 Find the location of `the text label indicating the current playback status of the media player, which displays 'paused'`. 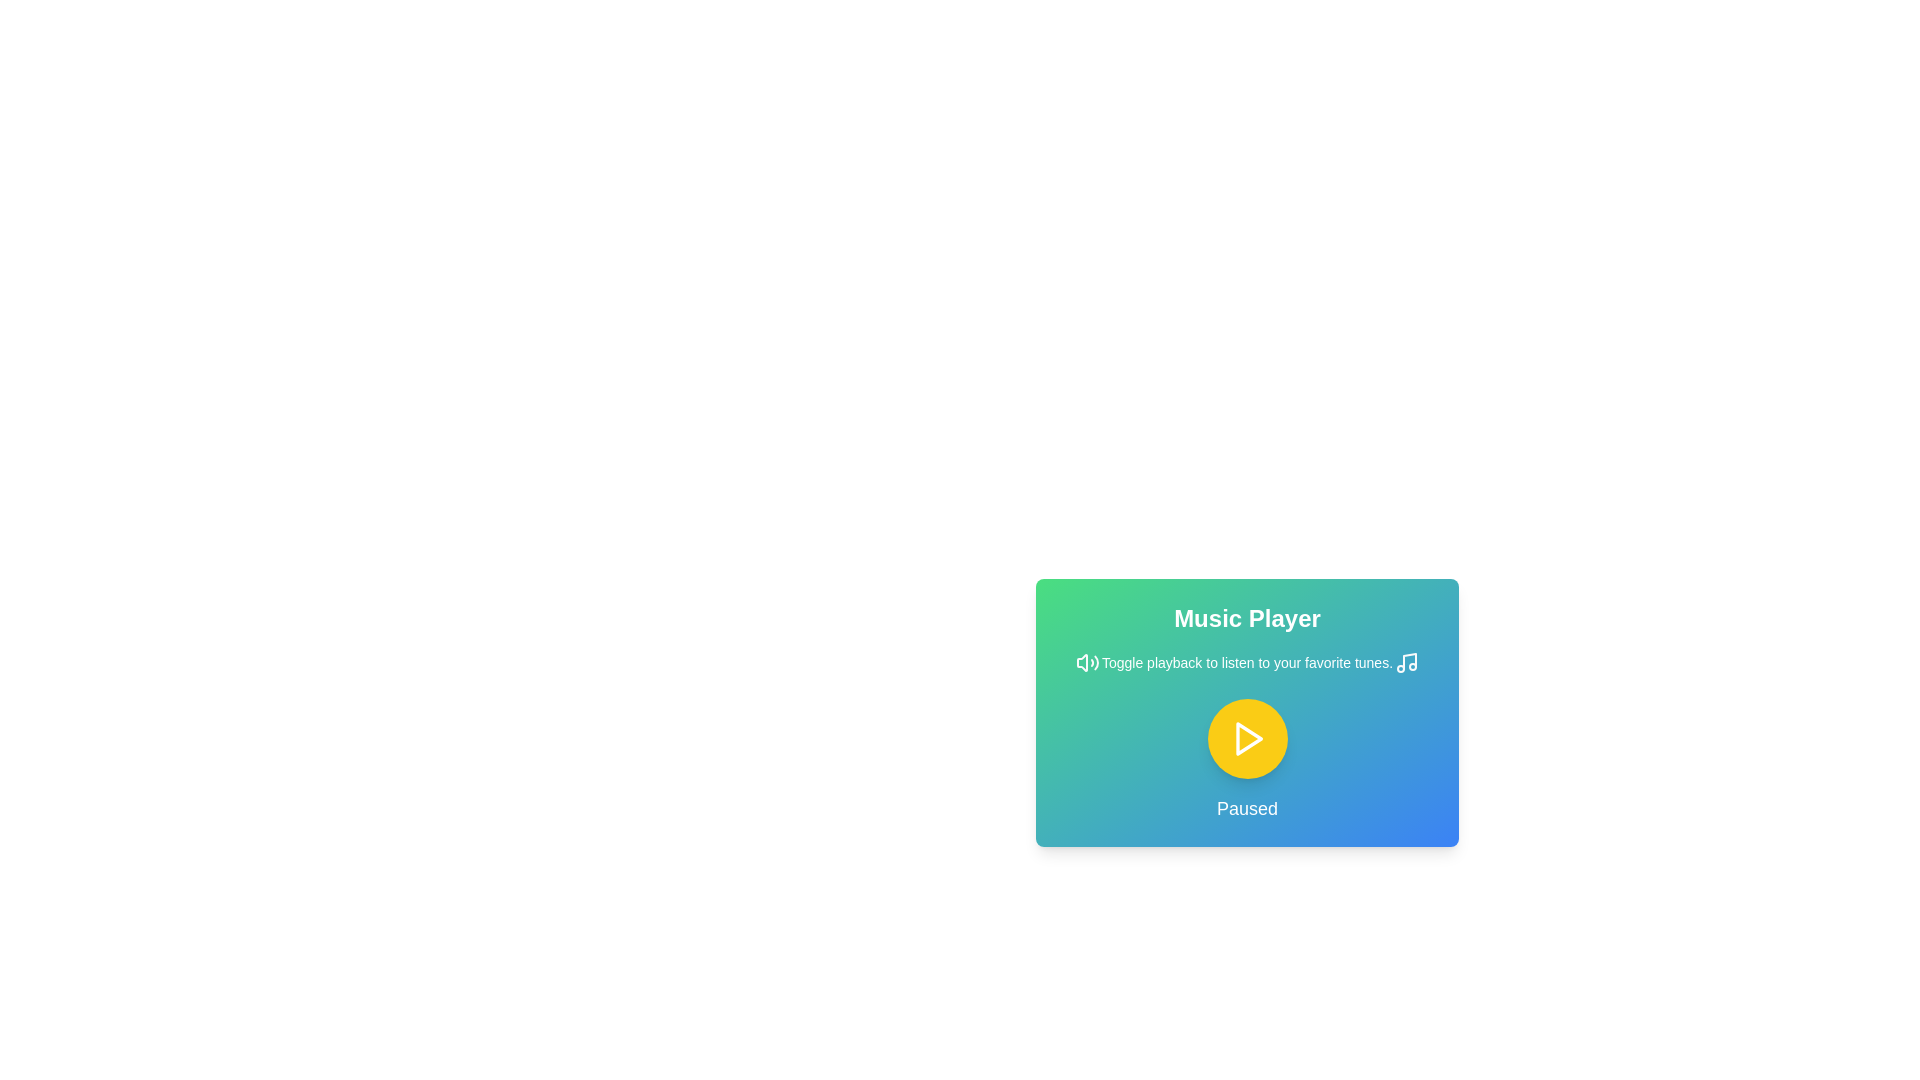

the text label indicating the current playback status of the media player, which displays 'paused' is located at coordinates (1246, 808).